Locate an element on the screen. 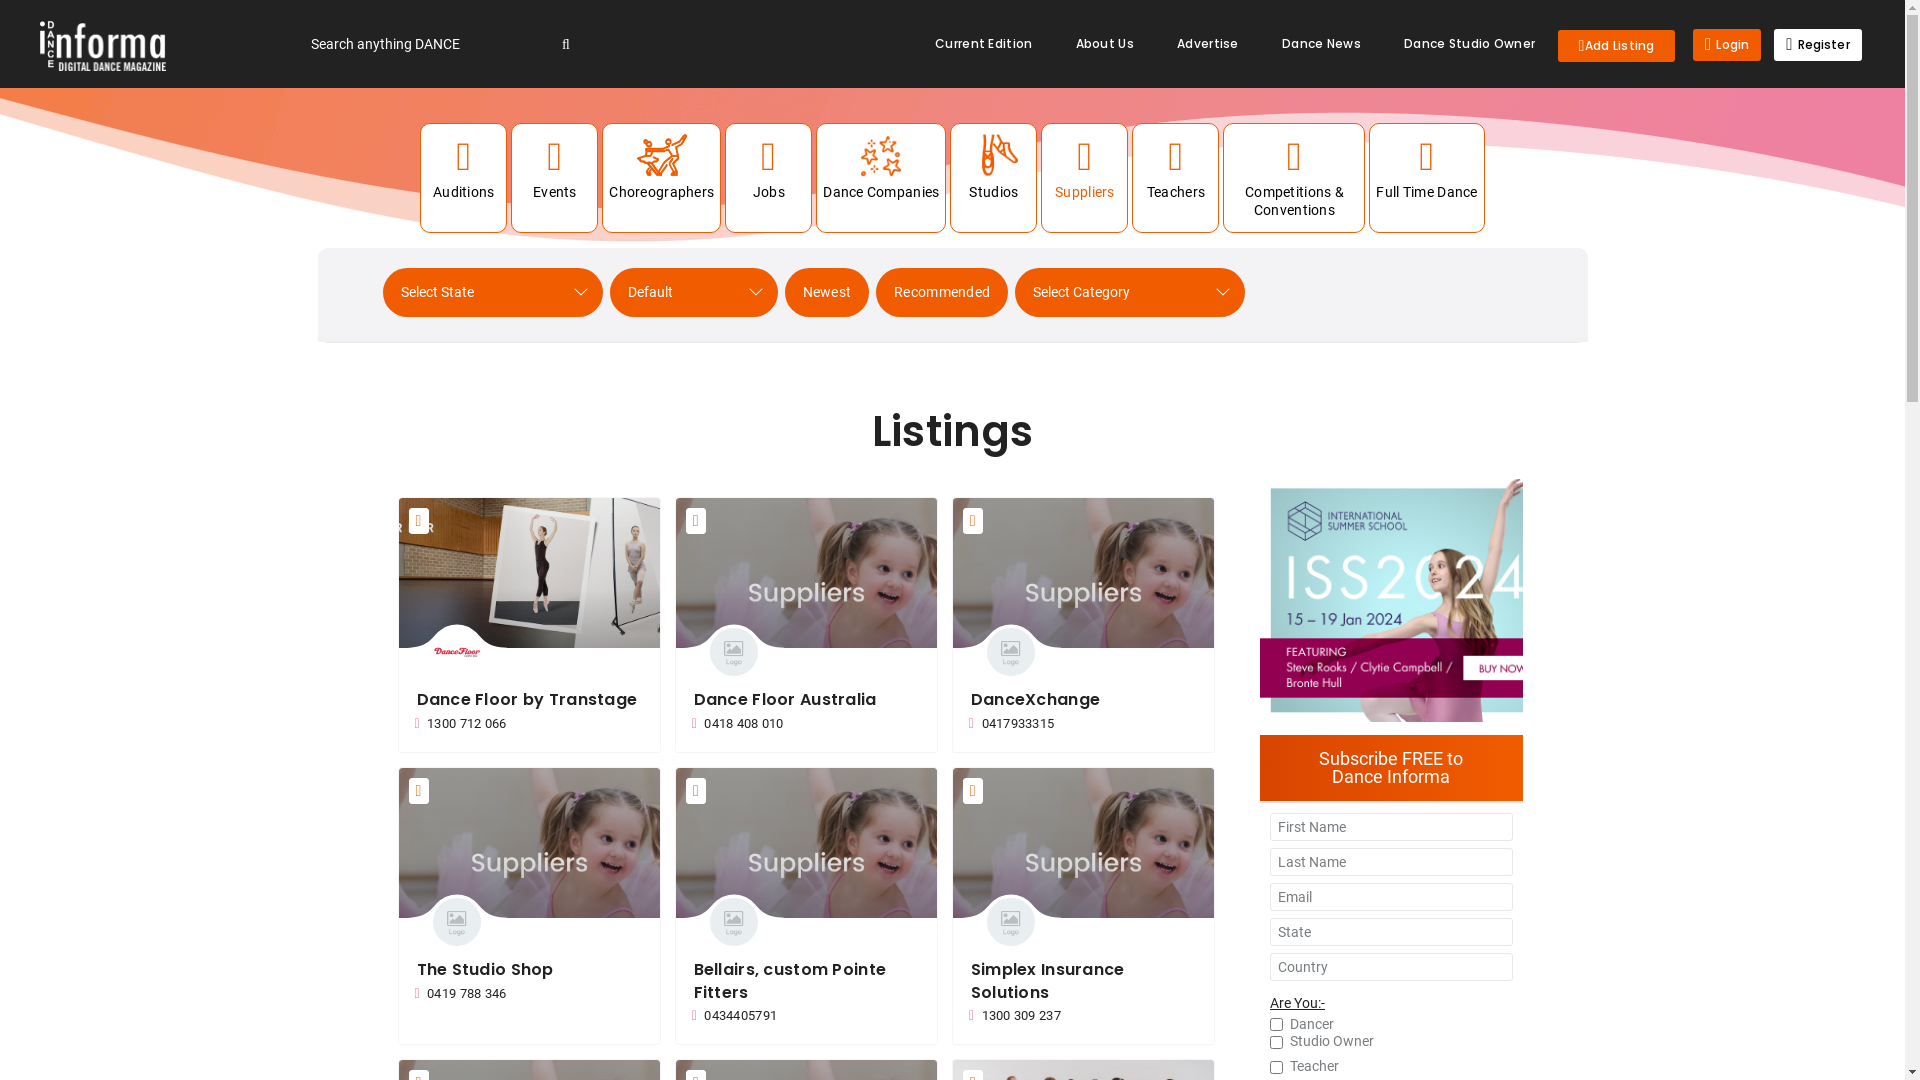 This screenshot has height=1080, width=1920. 'Current Edition' is located at coordinates (914, 43).